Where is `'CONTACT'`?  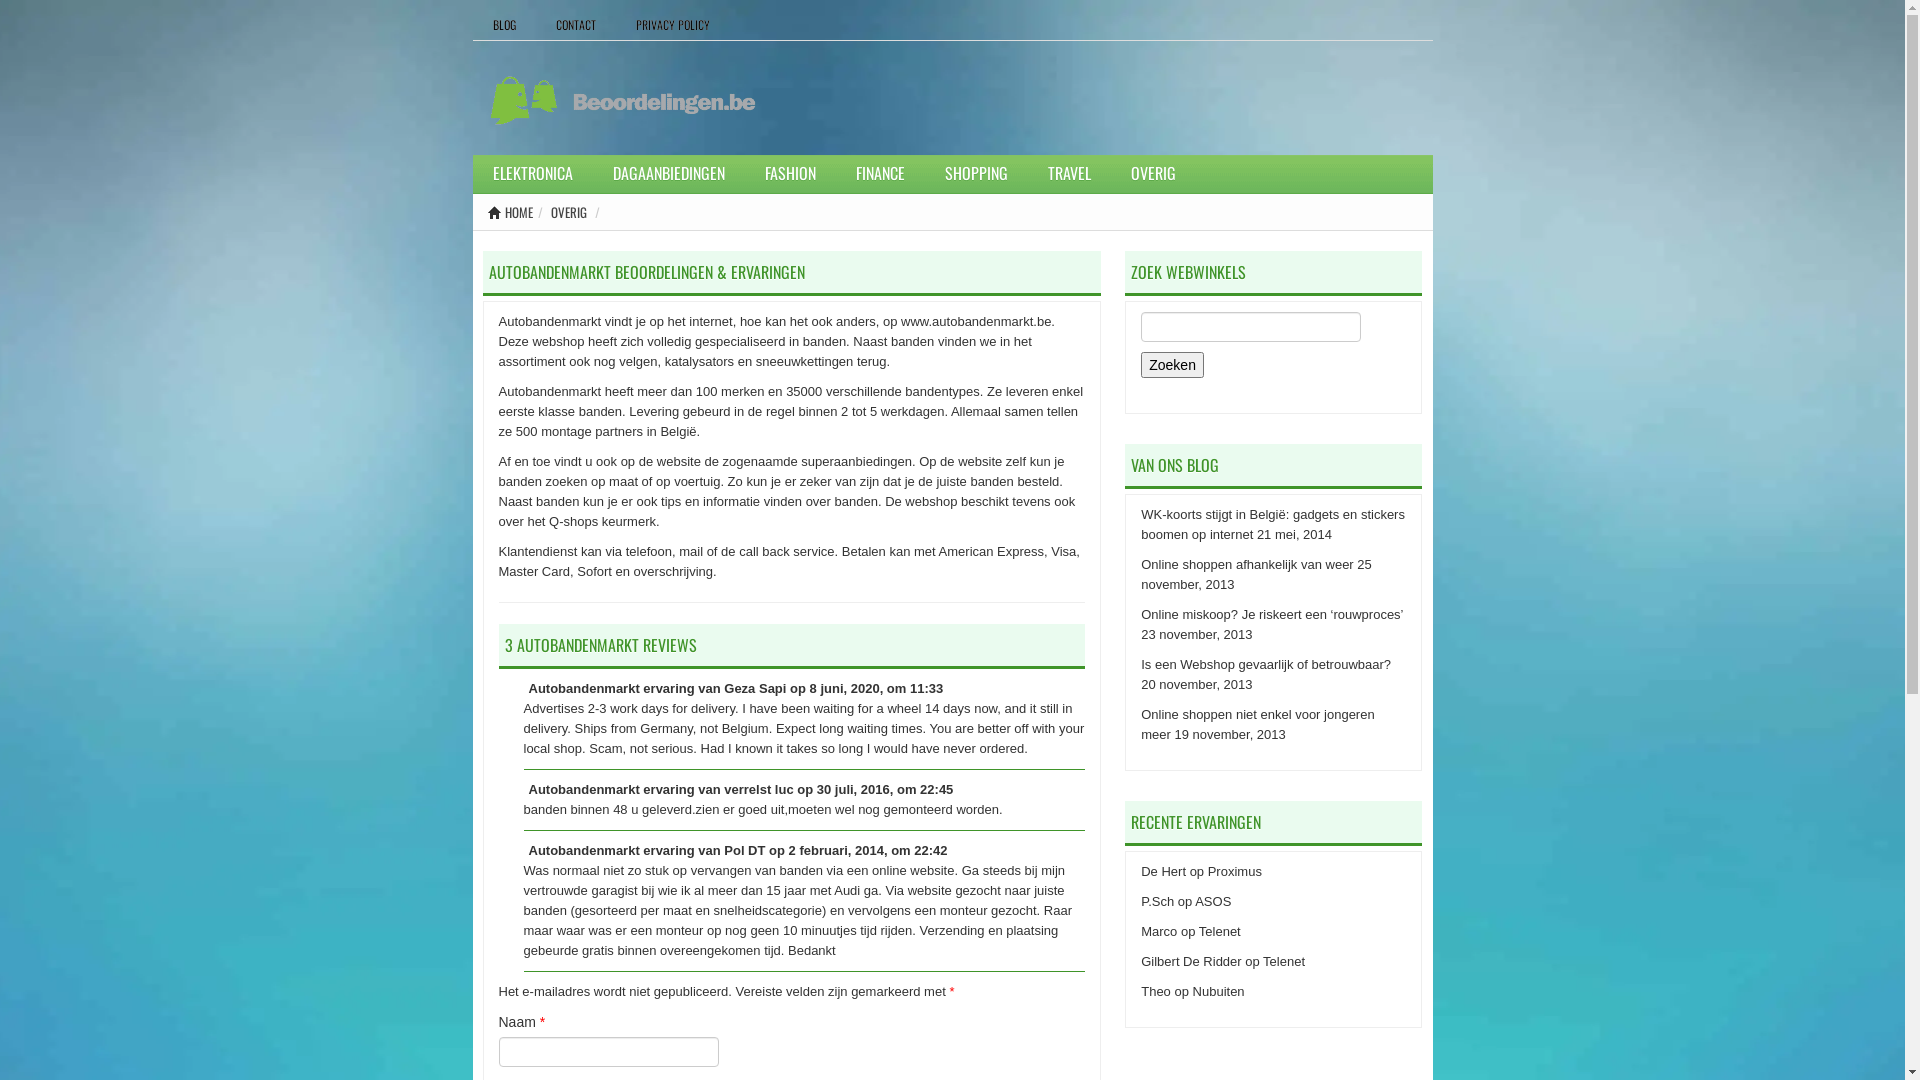
'CONTACT' is located at coordinates (575, 24).